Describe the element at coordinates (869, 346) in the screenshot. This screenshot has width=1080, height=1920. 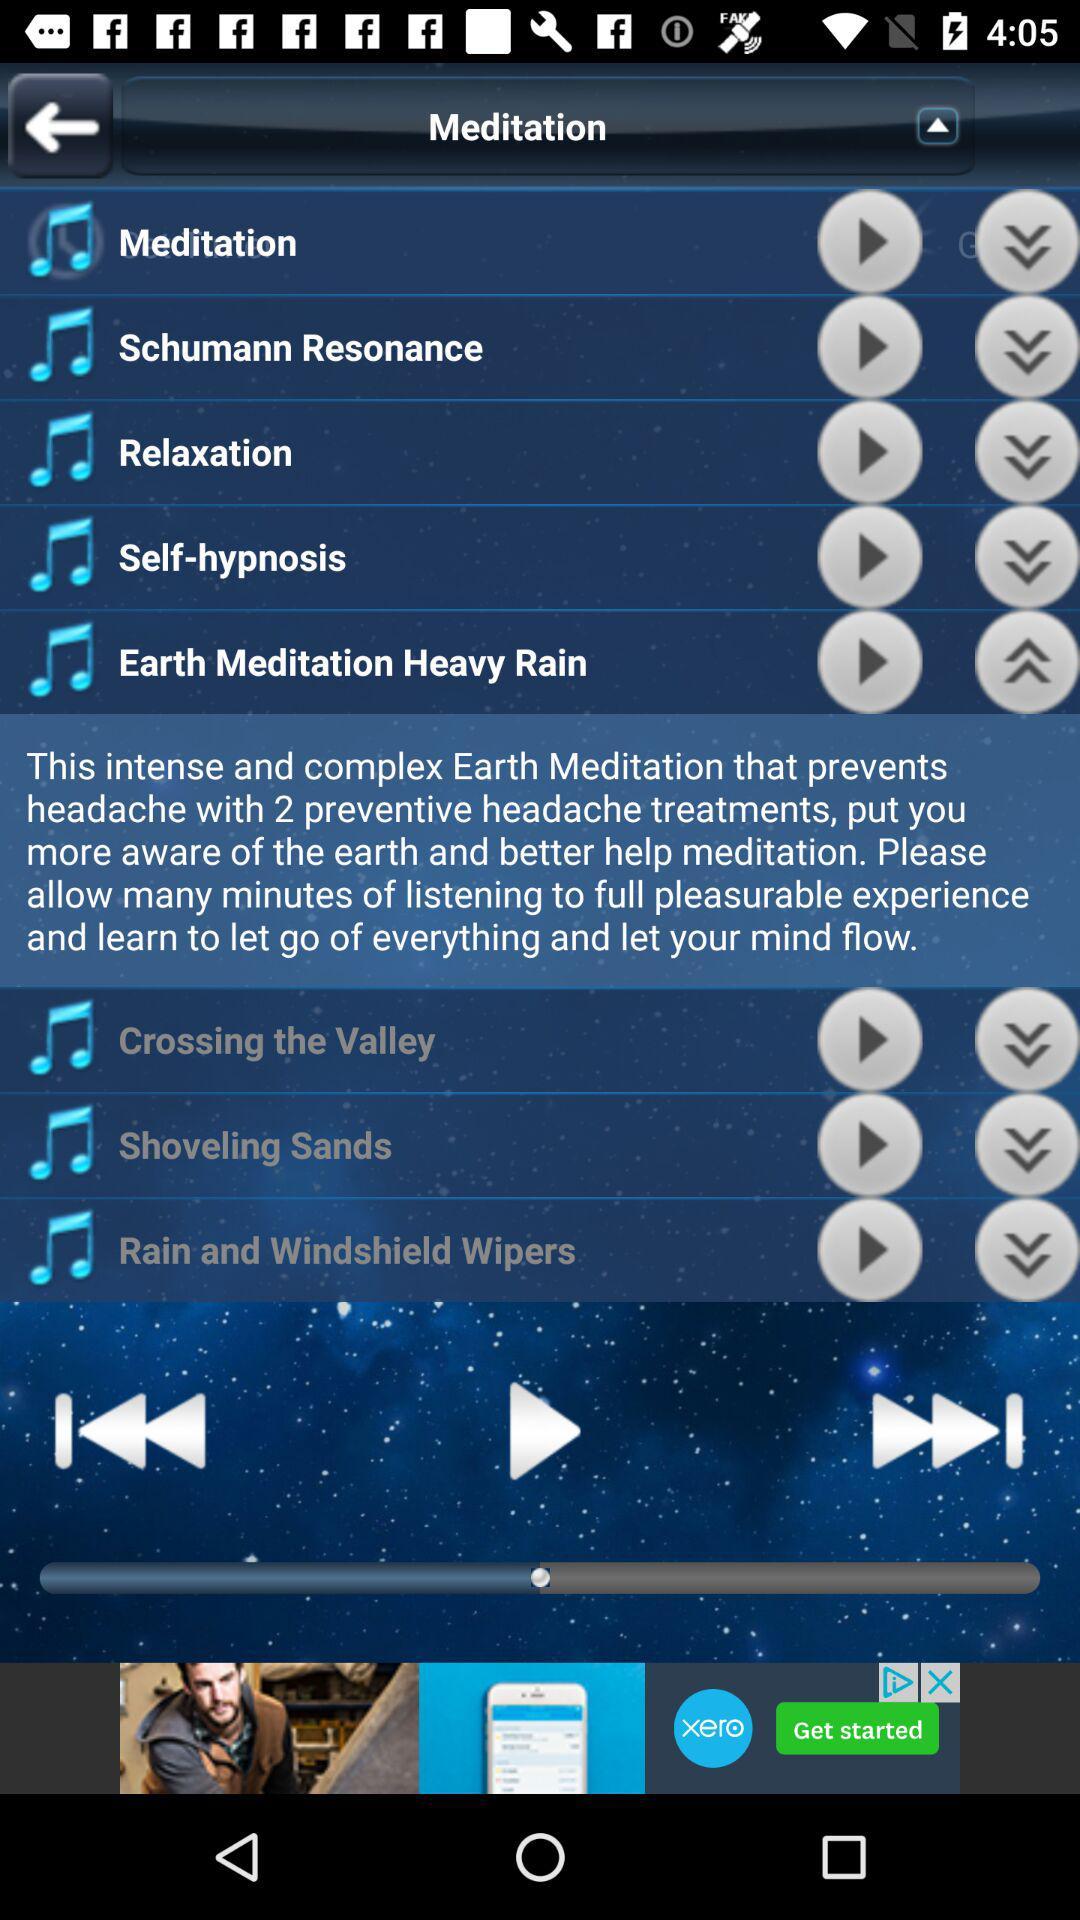
I see `pause` at that location.